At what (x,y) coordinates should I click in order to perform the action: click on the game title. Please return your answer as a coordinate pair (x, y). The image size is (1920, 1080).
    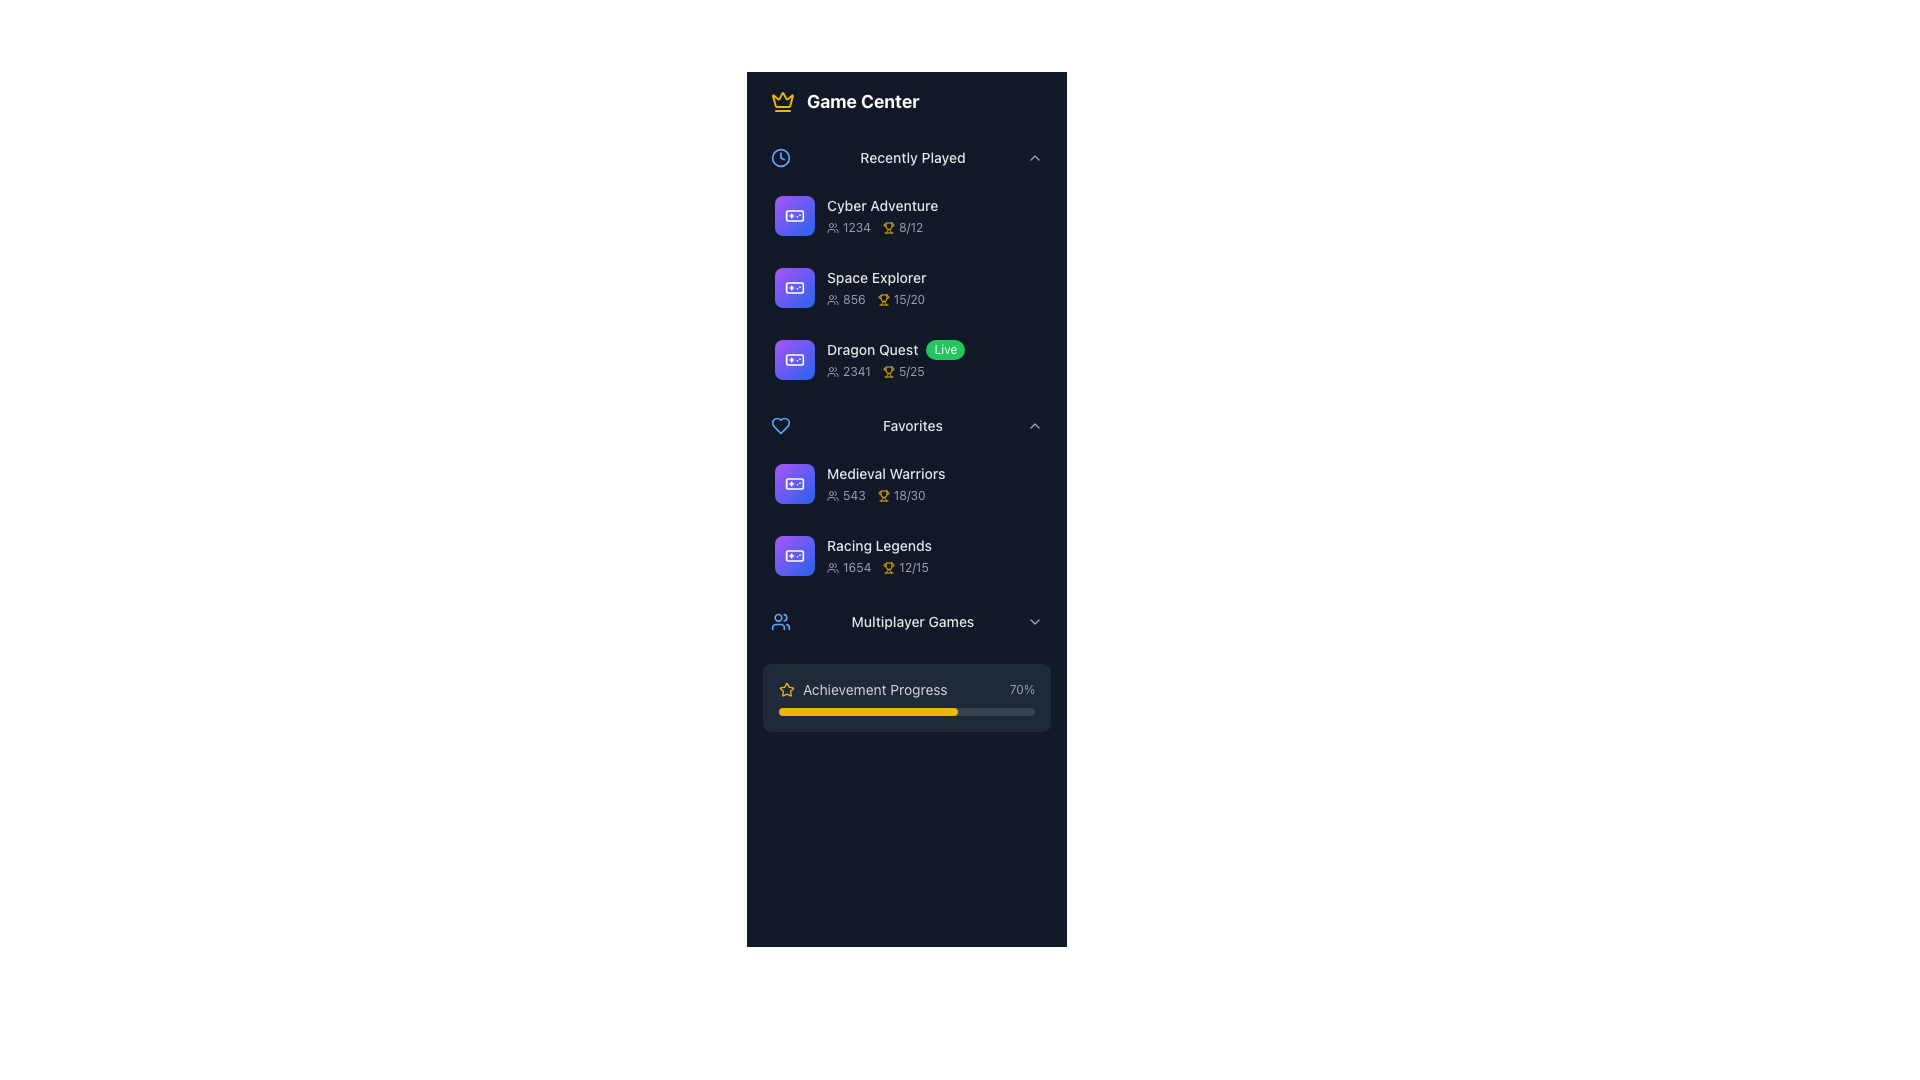
    Looking at the image, I should click on (931, 474).